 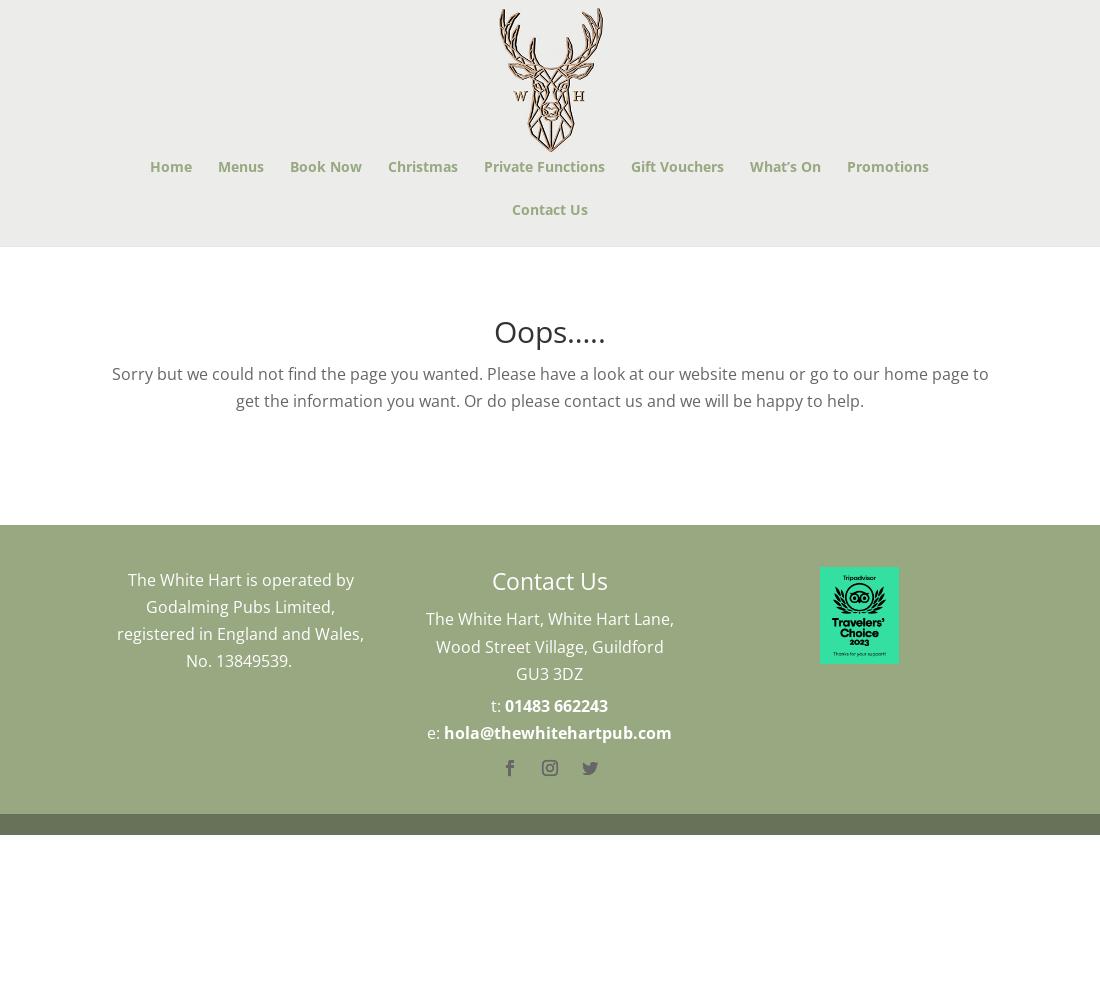 What do you see at coordinates (434, 732) in the screenshot?
I see `'e:'` at bounding box center [434, 732].